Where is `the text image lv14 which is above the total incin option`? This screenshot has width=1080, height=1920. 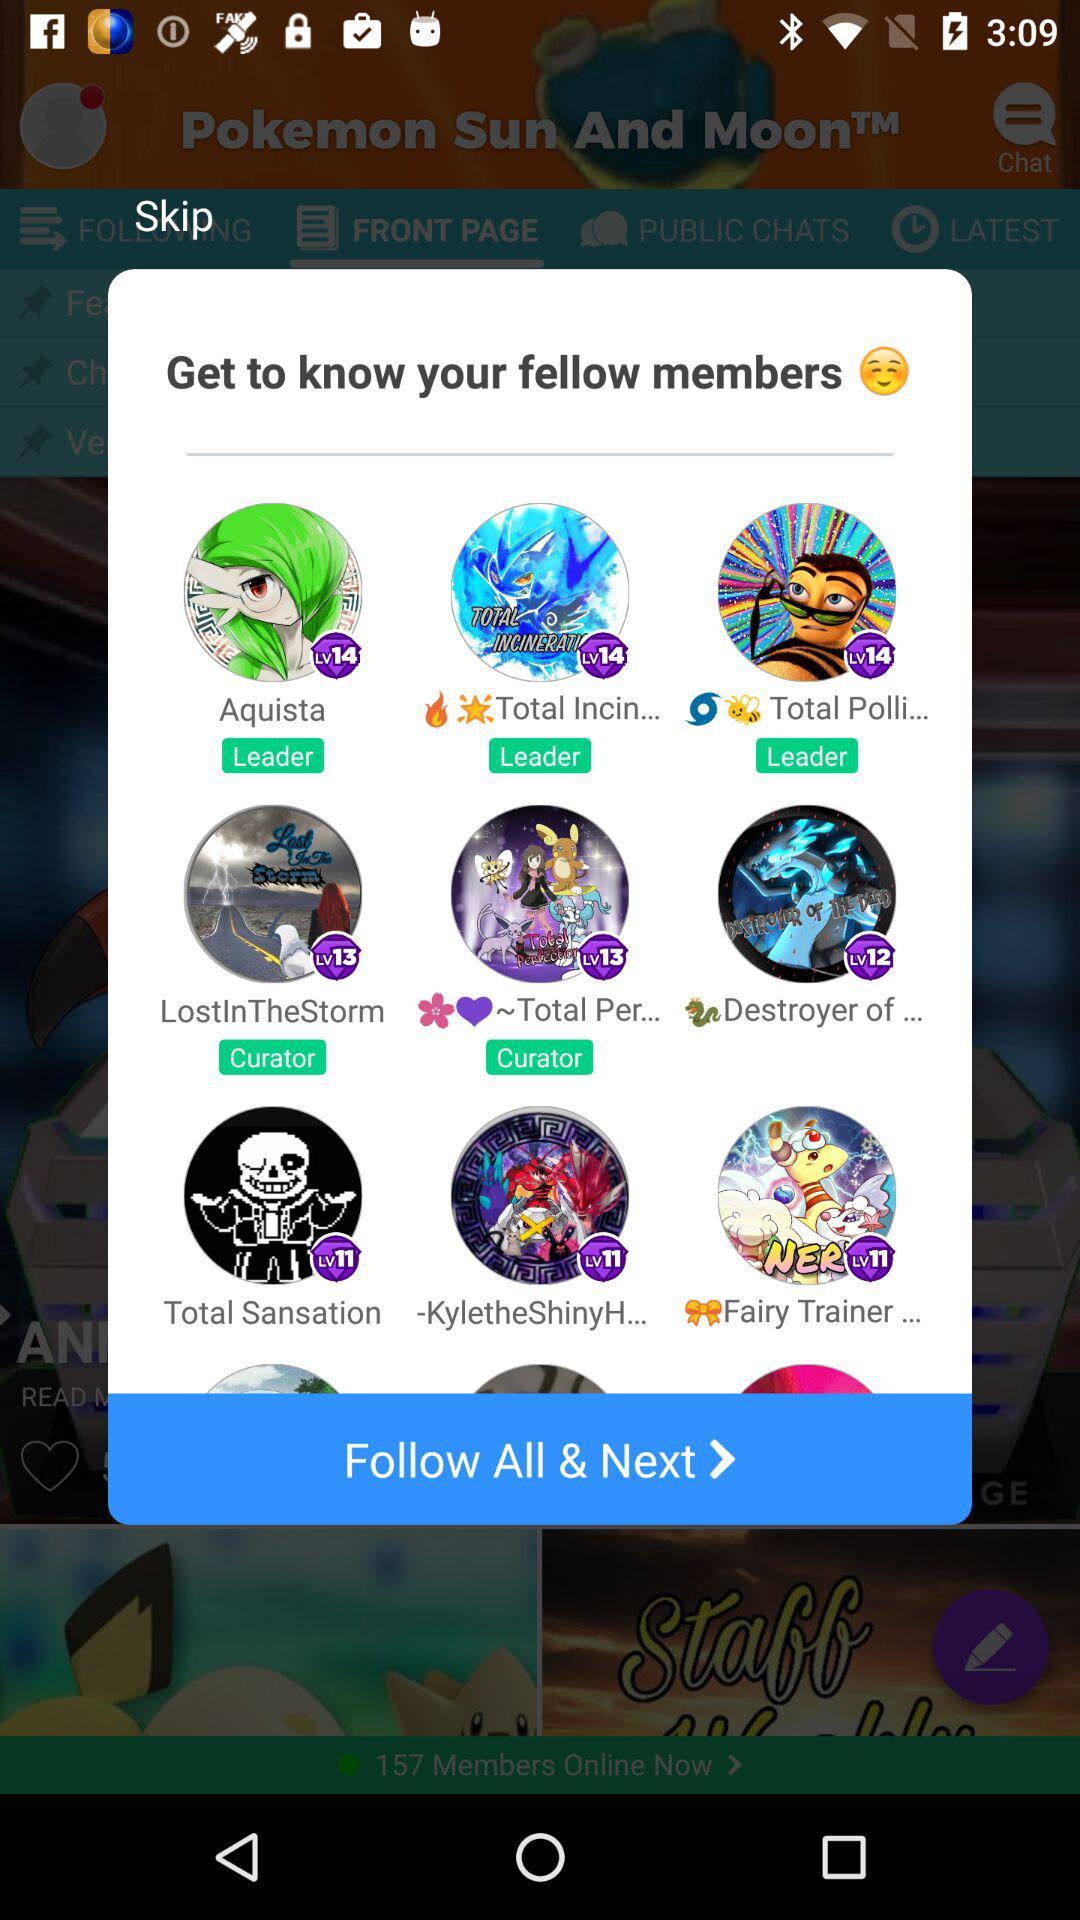
the text image lv14 which is above the total incin option is located at coordinates (601, 655).